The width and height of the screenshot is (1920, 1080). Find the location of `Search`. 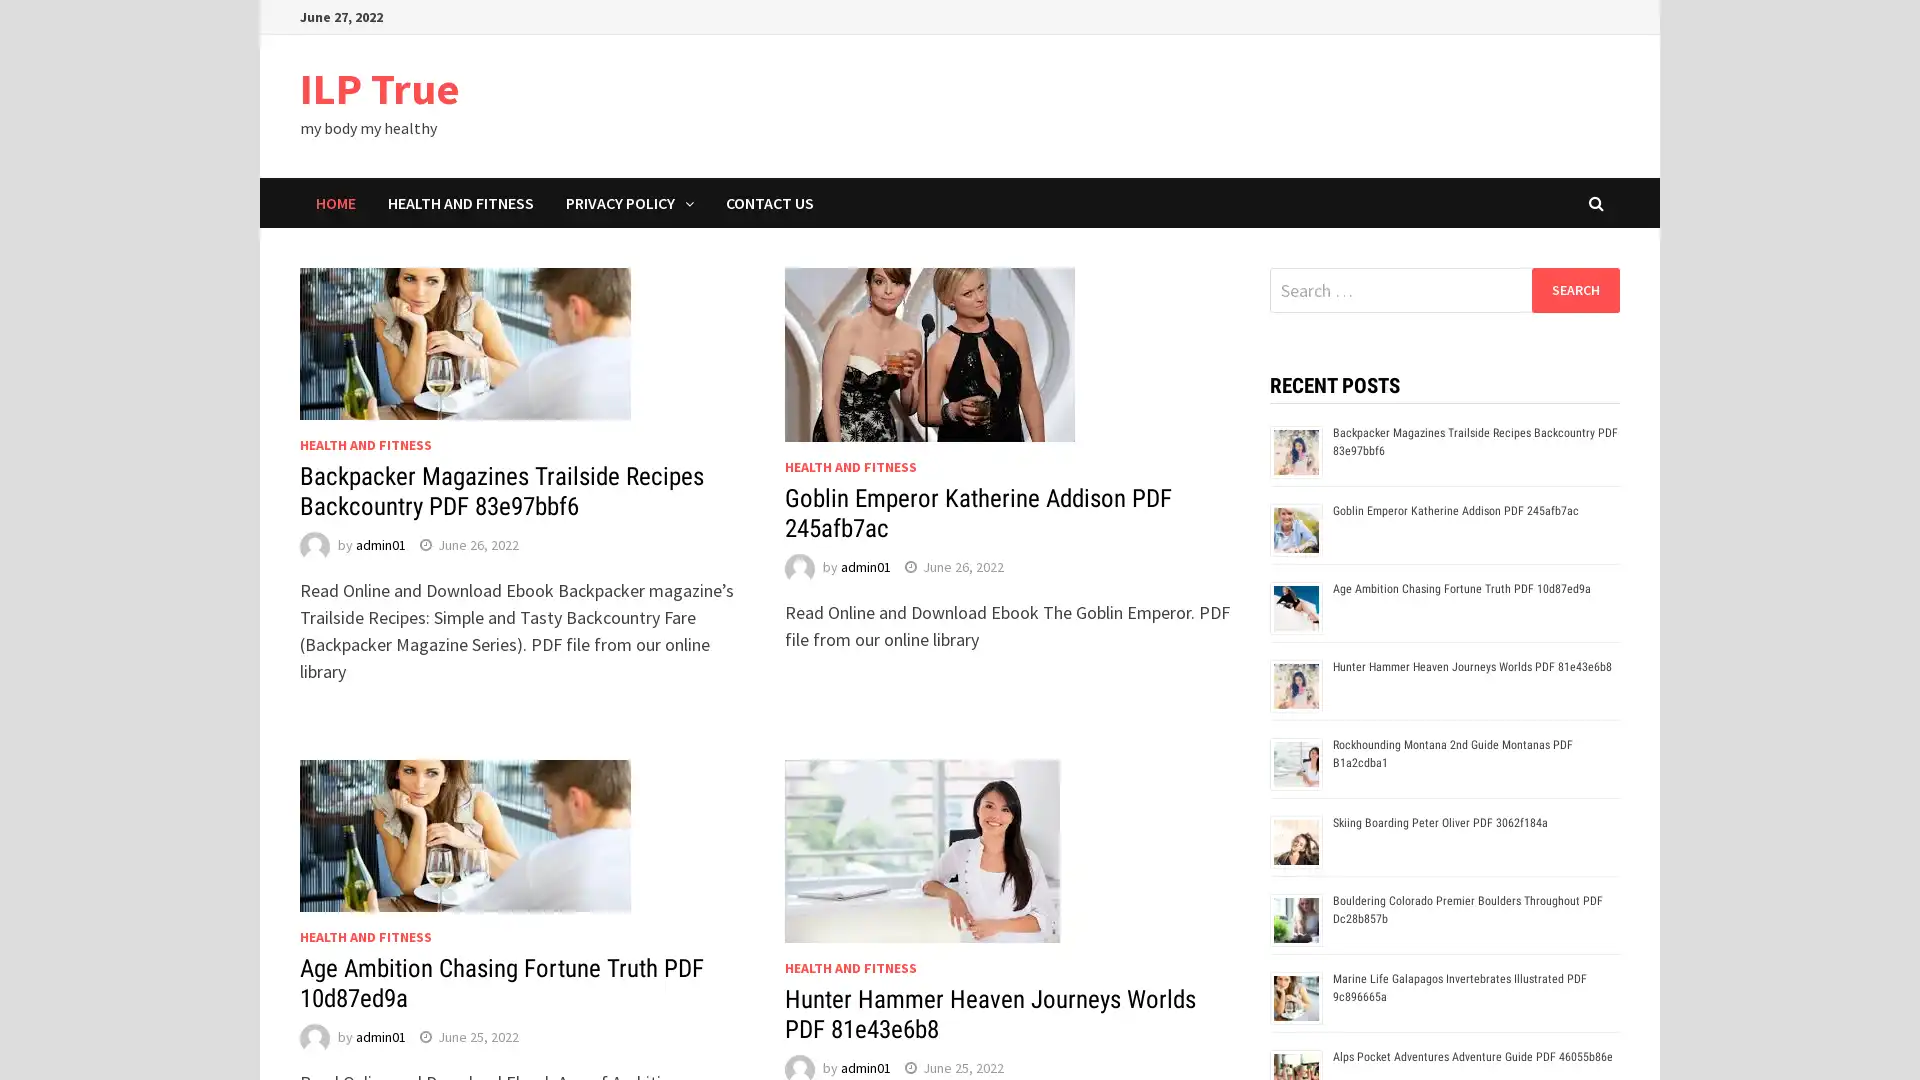

Search is located at coordinates (1574, 289).